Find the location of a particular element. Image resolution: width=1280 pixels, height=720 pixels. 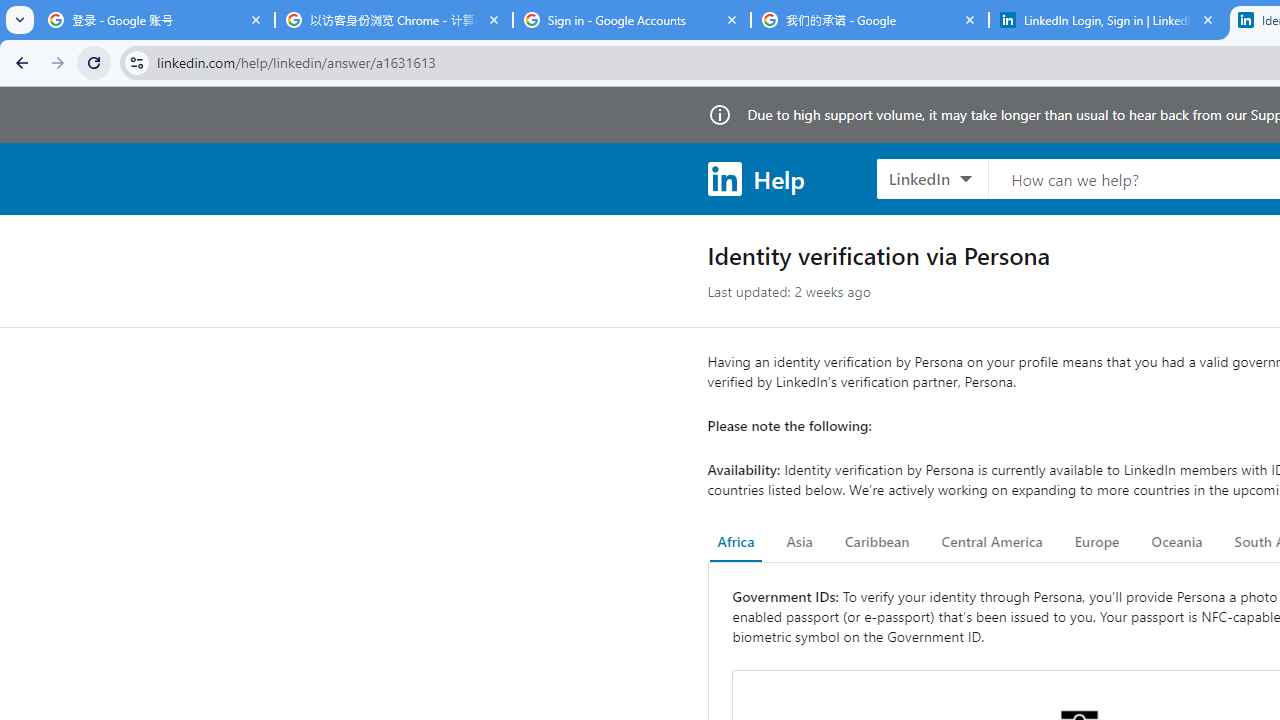

'Sign in - Google Accounts' is located at coordinates (631, 20).